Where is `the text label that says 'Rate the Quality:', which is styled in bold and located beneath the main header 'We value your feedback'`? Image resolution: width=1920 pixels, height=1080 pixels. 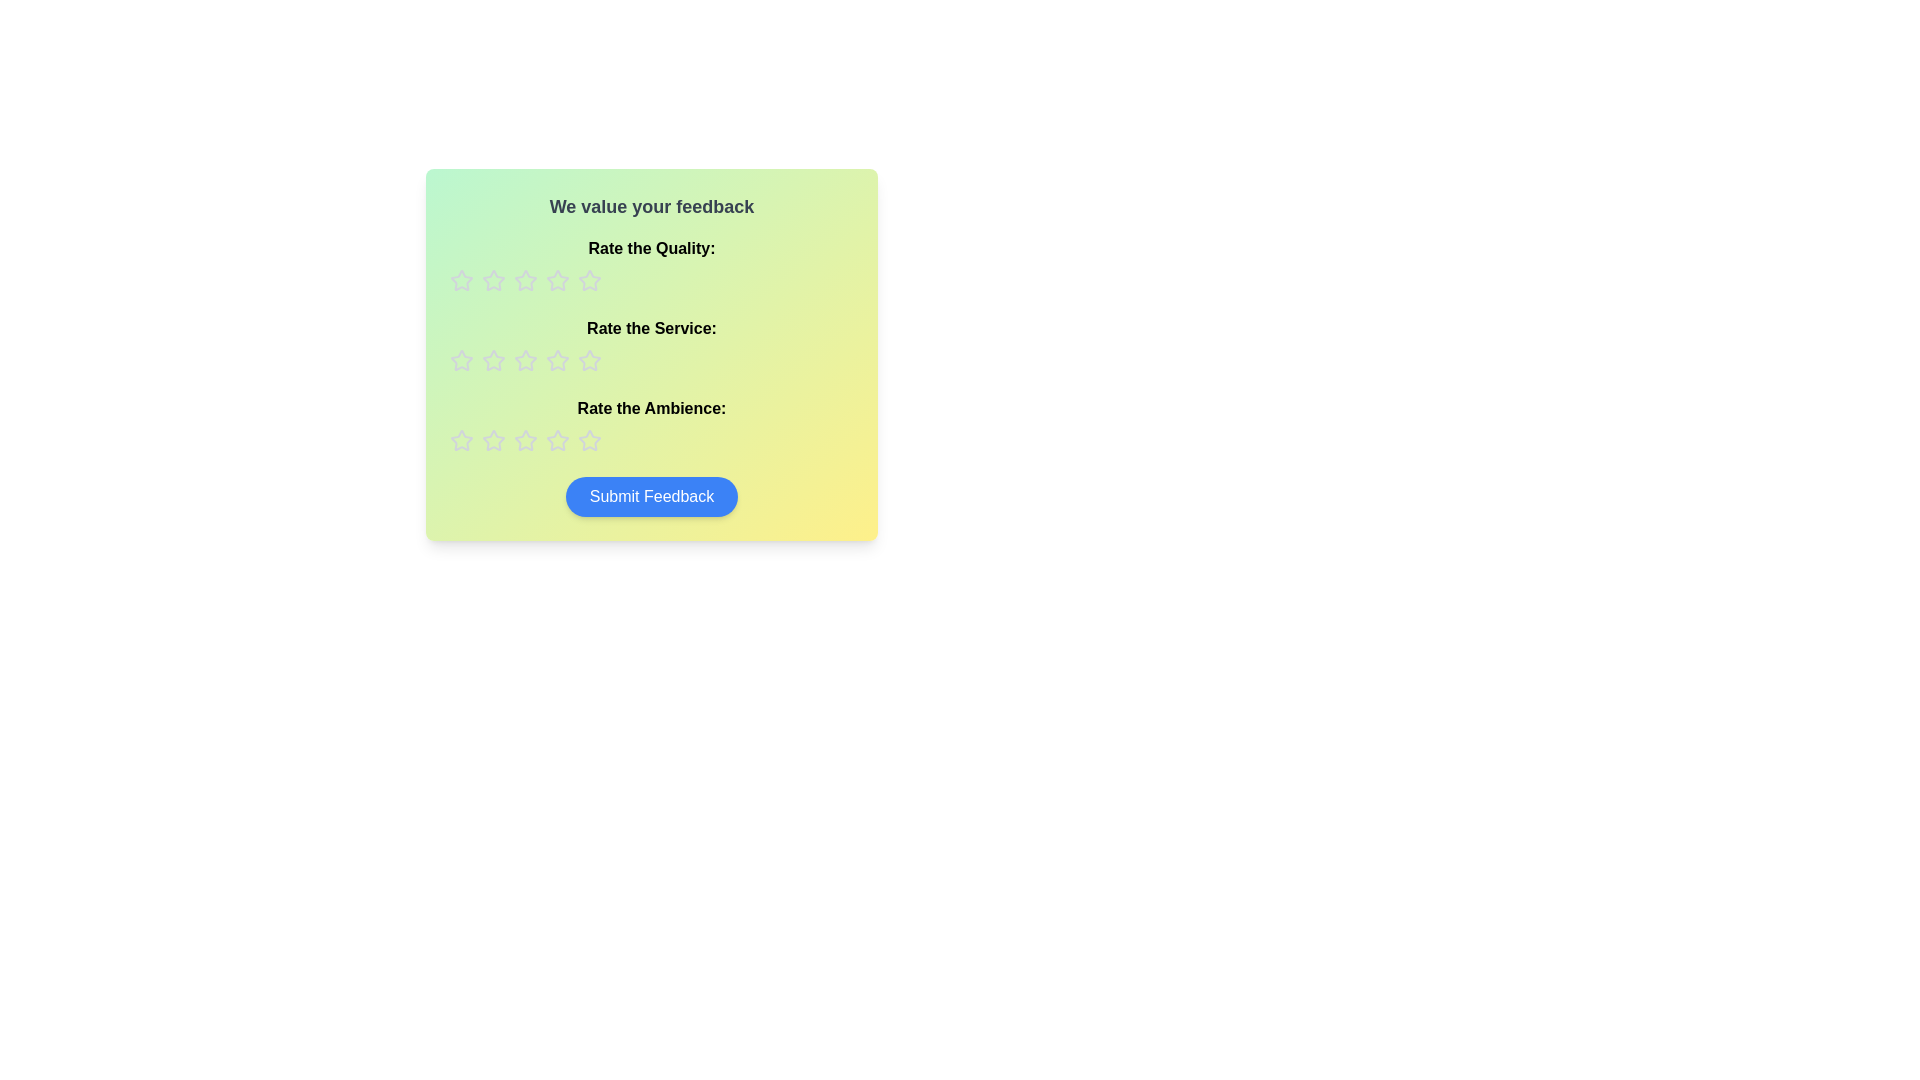 the text label that says 'Rate the Quality:', which is styled in bold and located beneath the main header 'We value your feedback' is located at coordinates (652, 264).